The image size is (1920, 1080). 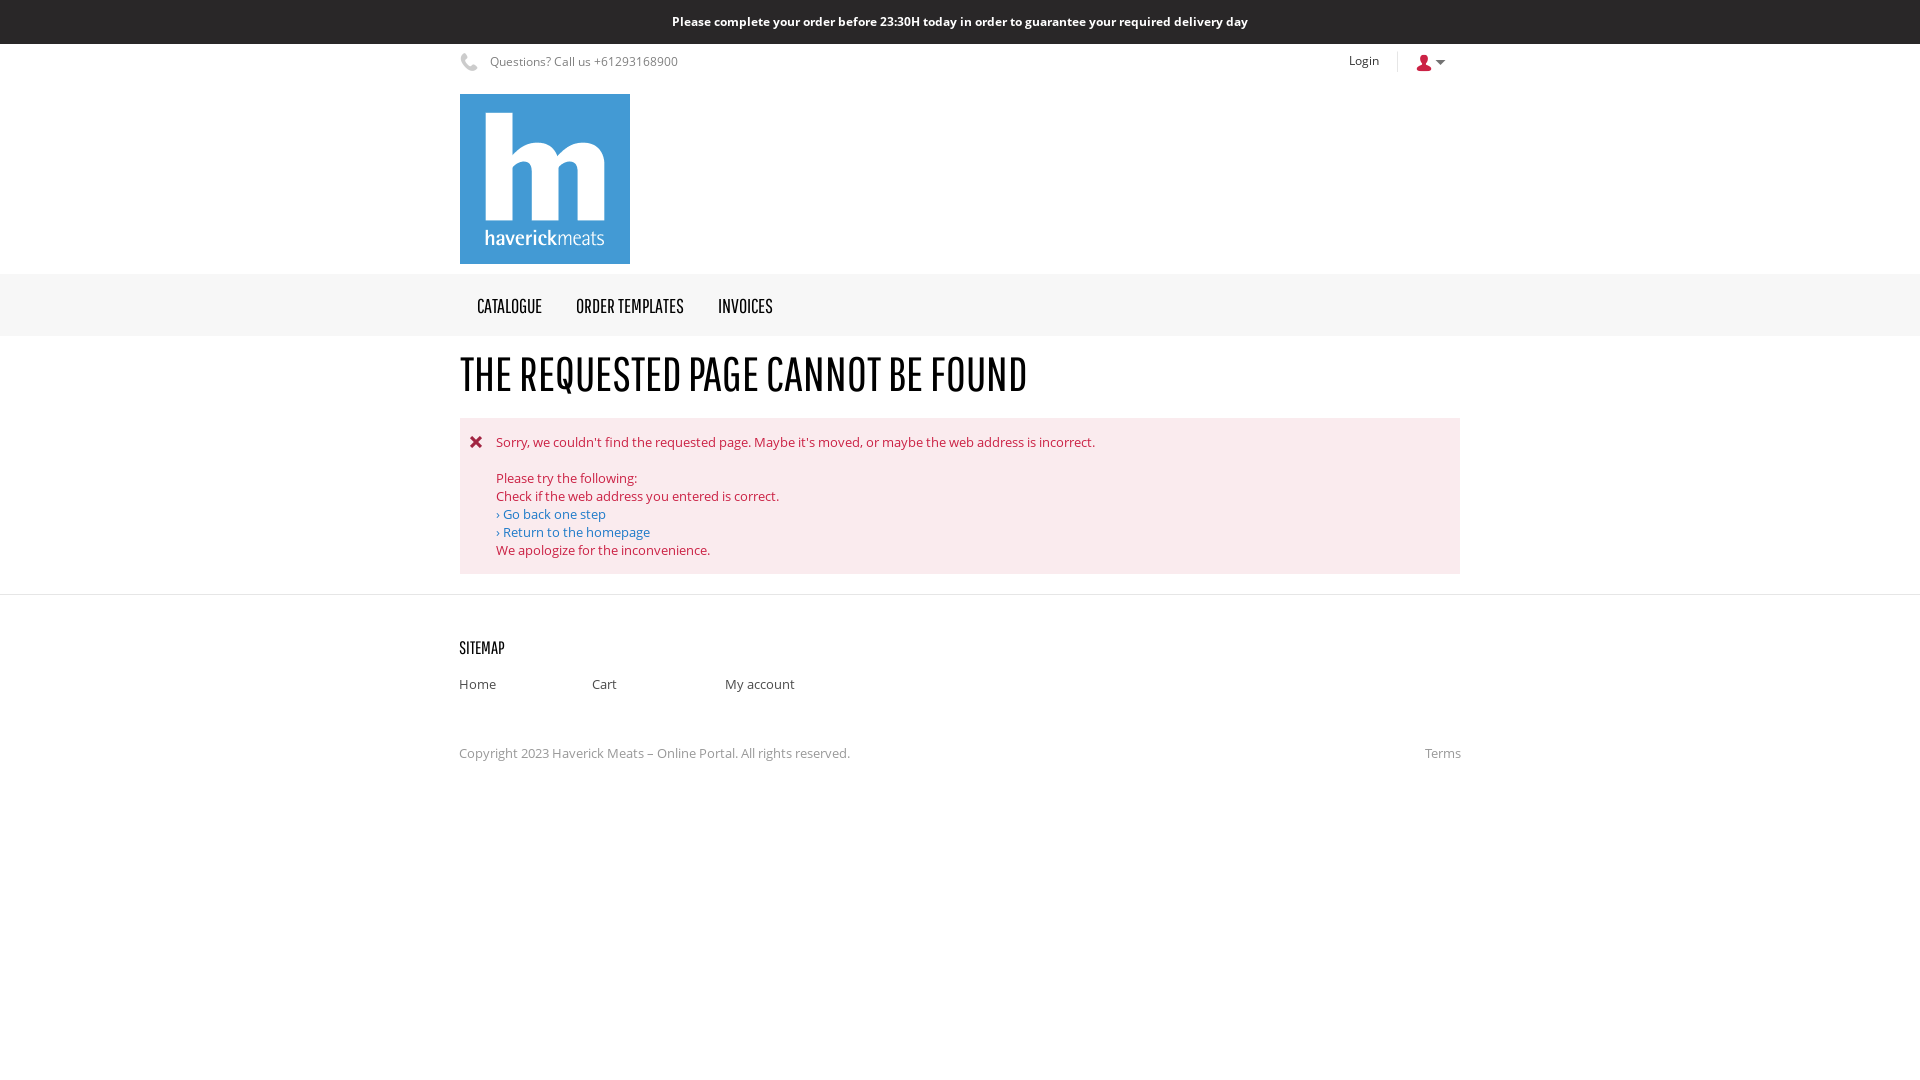 I want to click on 'Cart', so click(x=590, y=682).